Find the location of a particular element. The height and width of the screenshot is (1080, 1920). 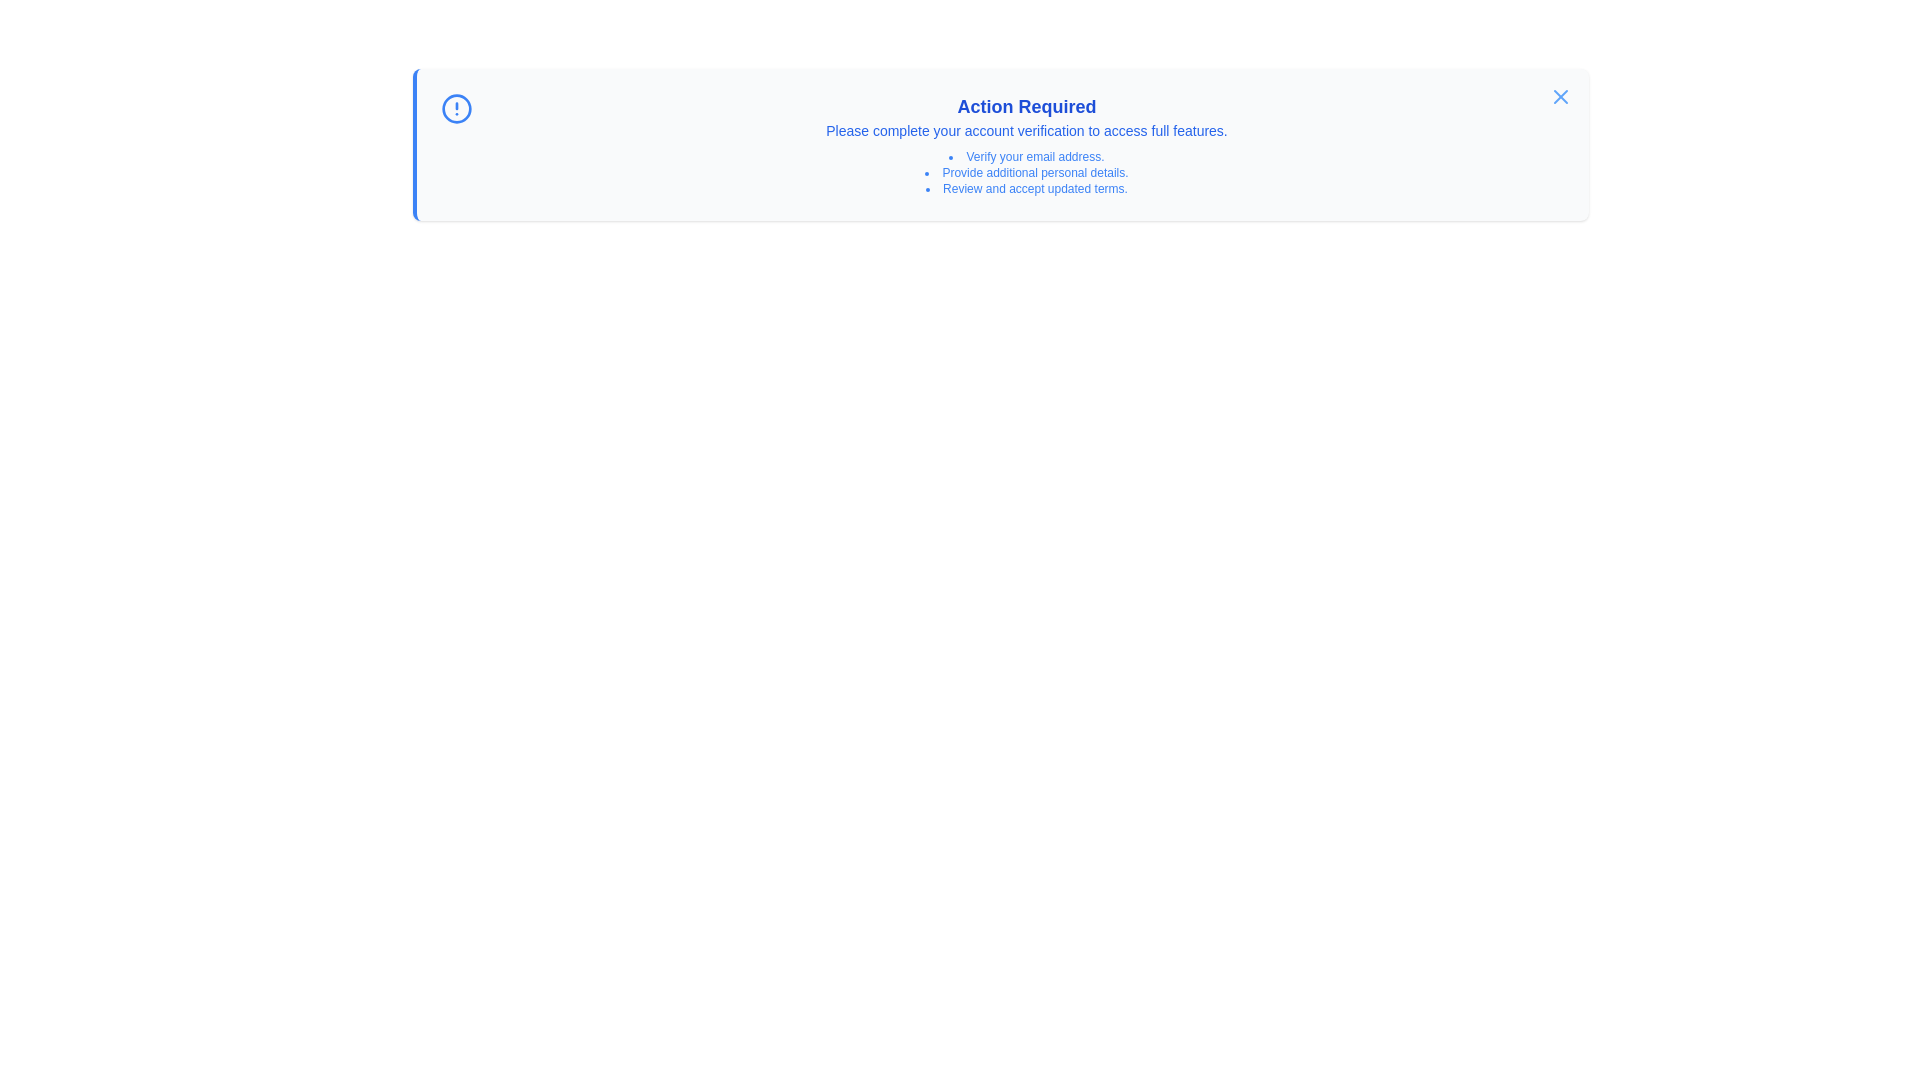

dismiss button located at the top-right corner of the notification panel is located at coordinates (1559, 96).